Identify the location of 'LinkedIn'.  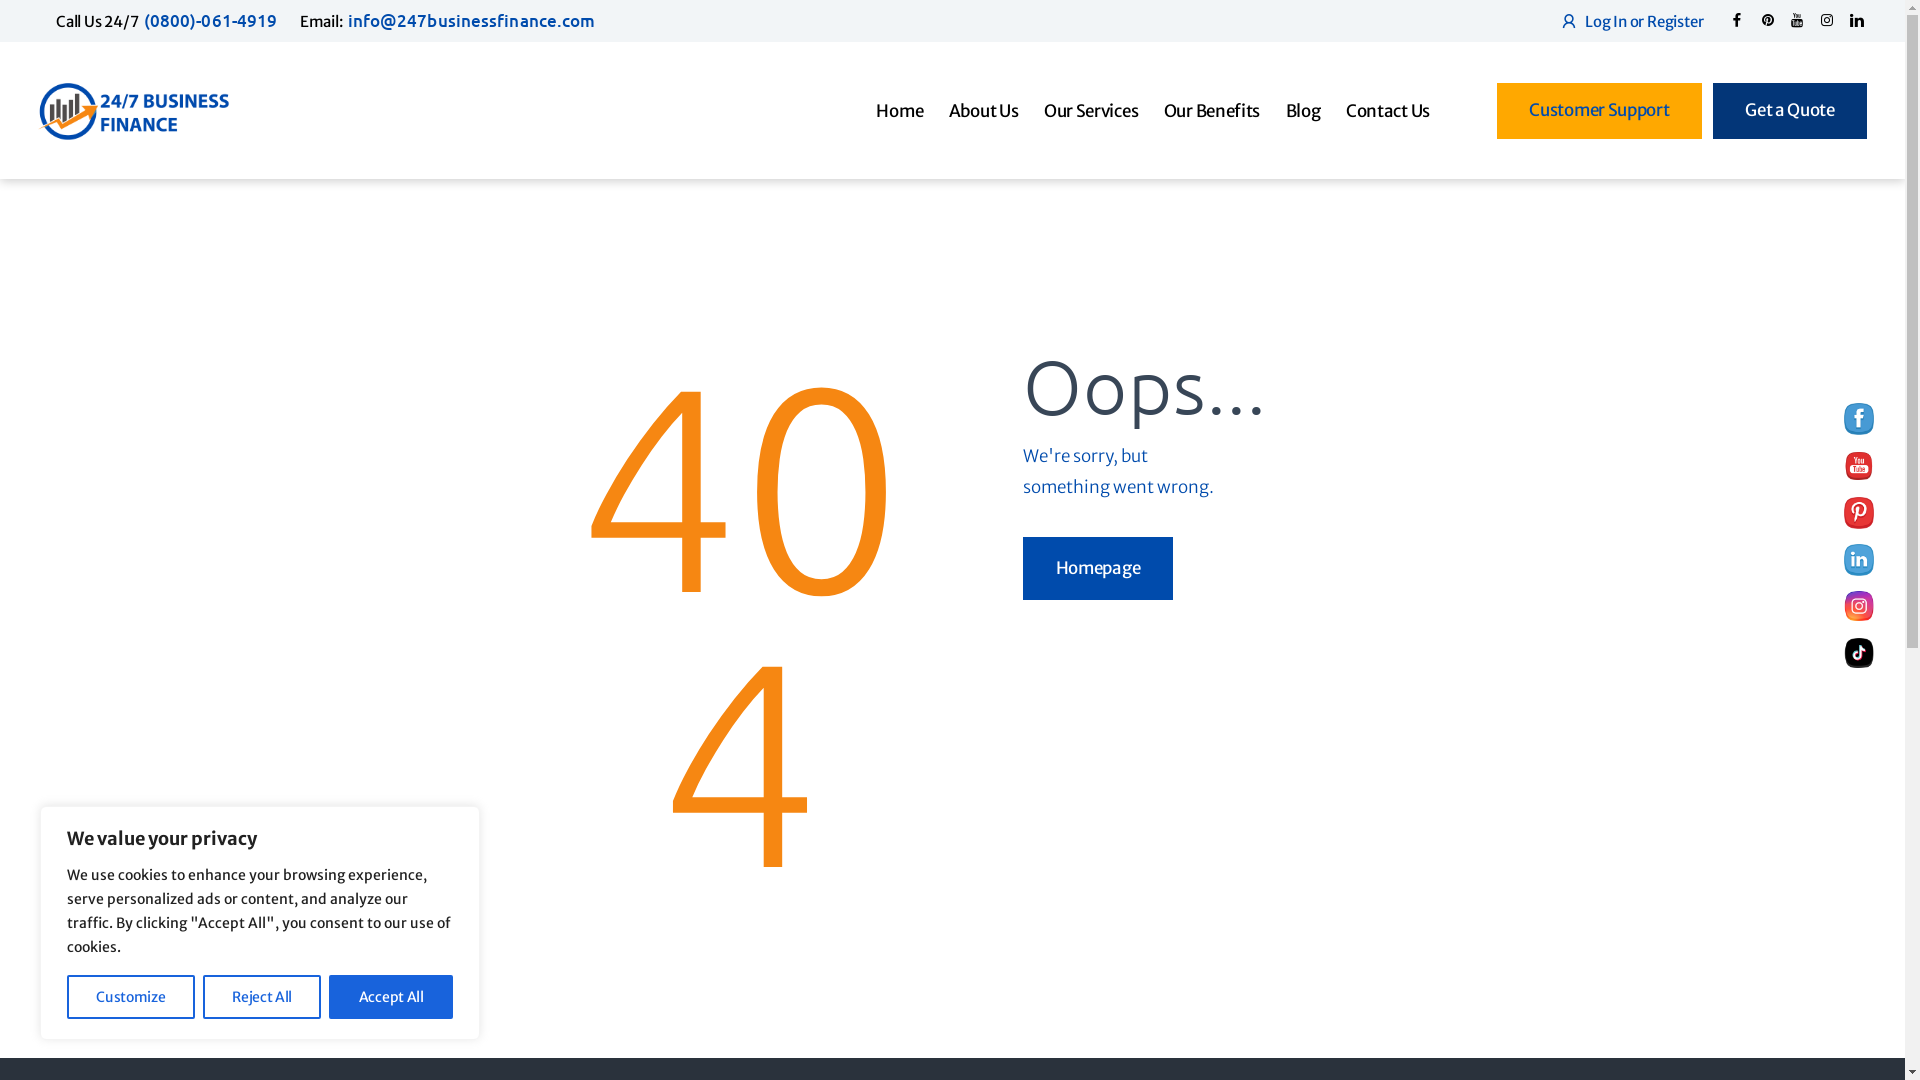
(1842, 559).